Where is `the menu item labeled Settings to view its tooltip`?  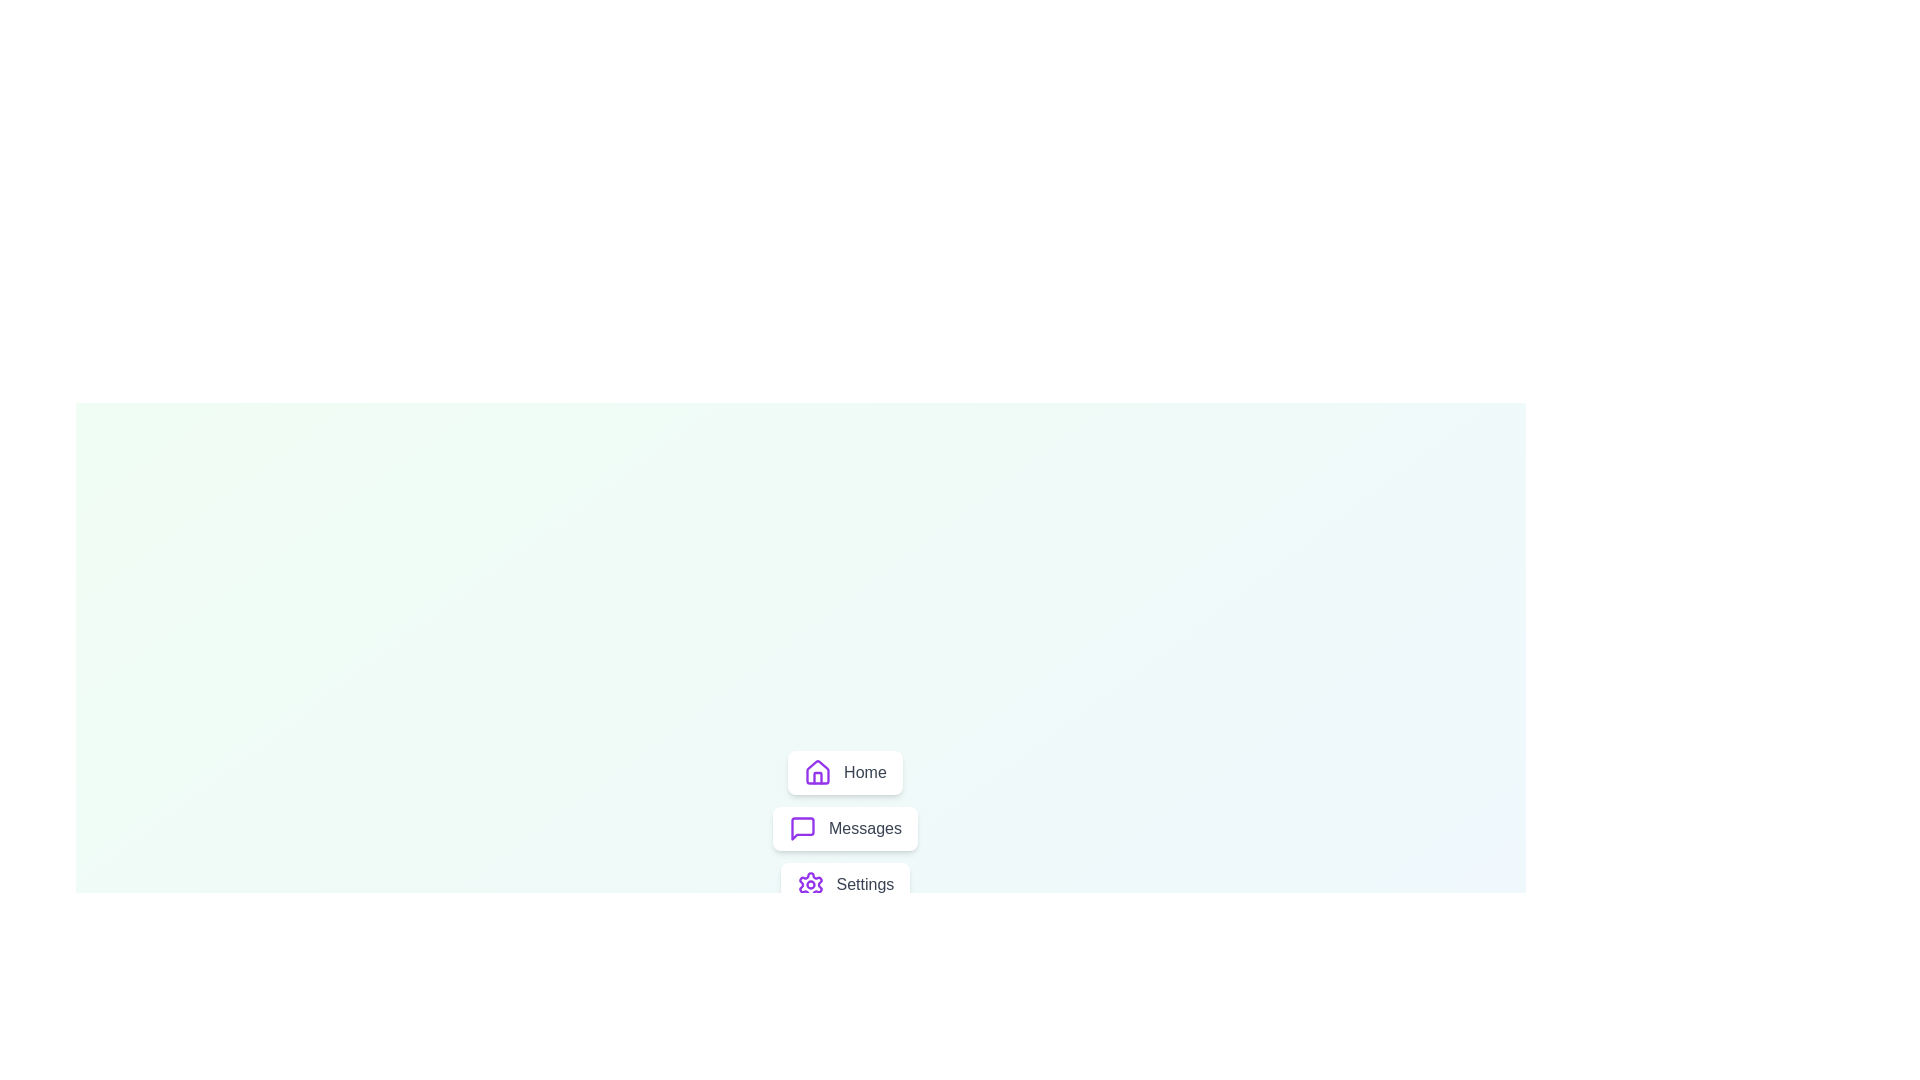 the menu item labeled Settings to view its tooltip is located at coordinates (844, 883).